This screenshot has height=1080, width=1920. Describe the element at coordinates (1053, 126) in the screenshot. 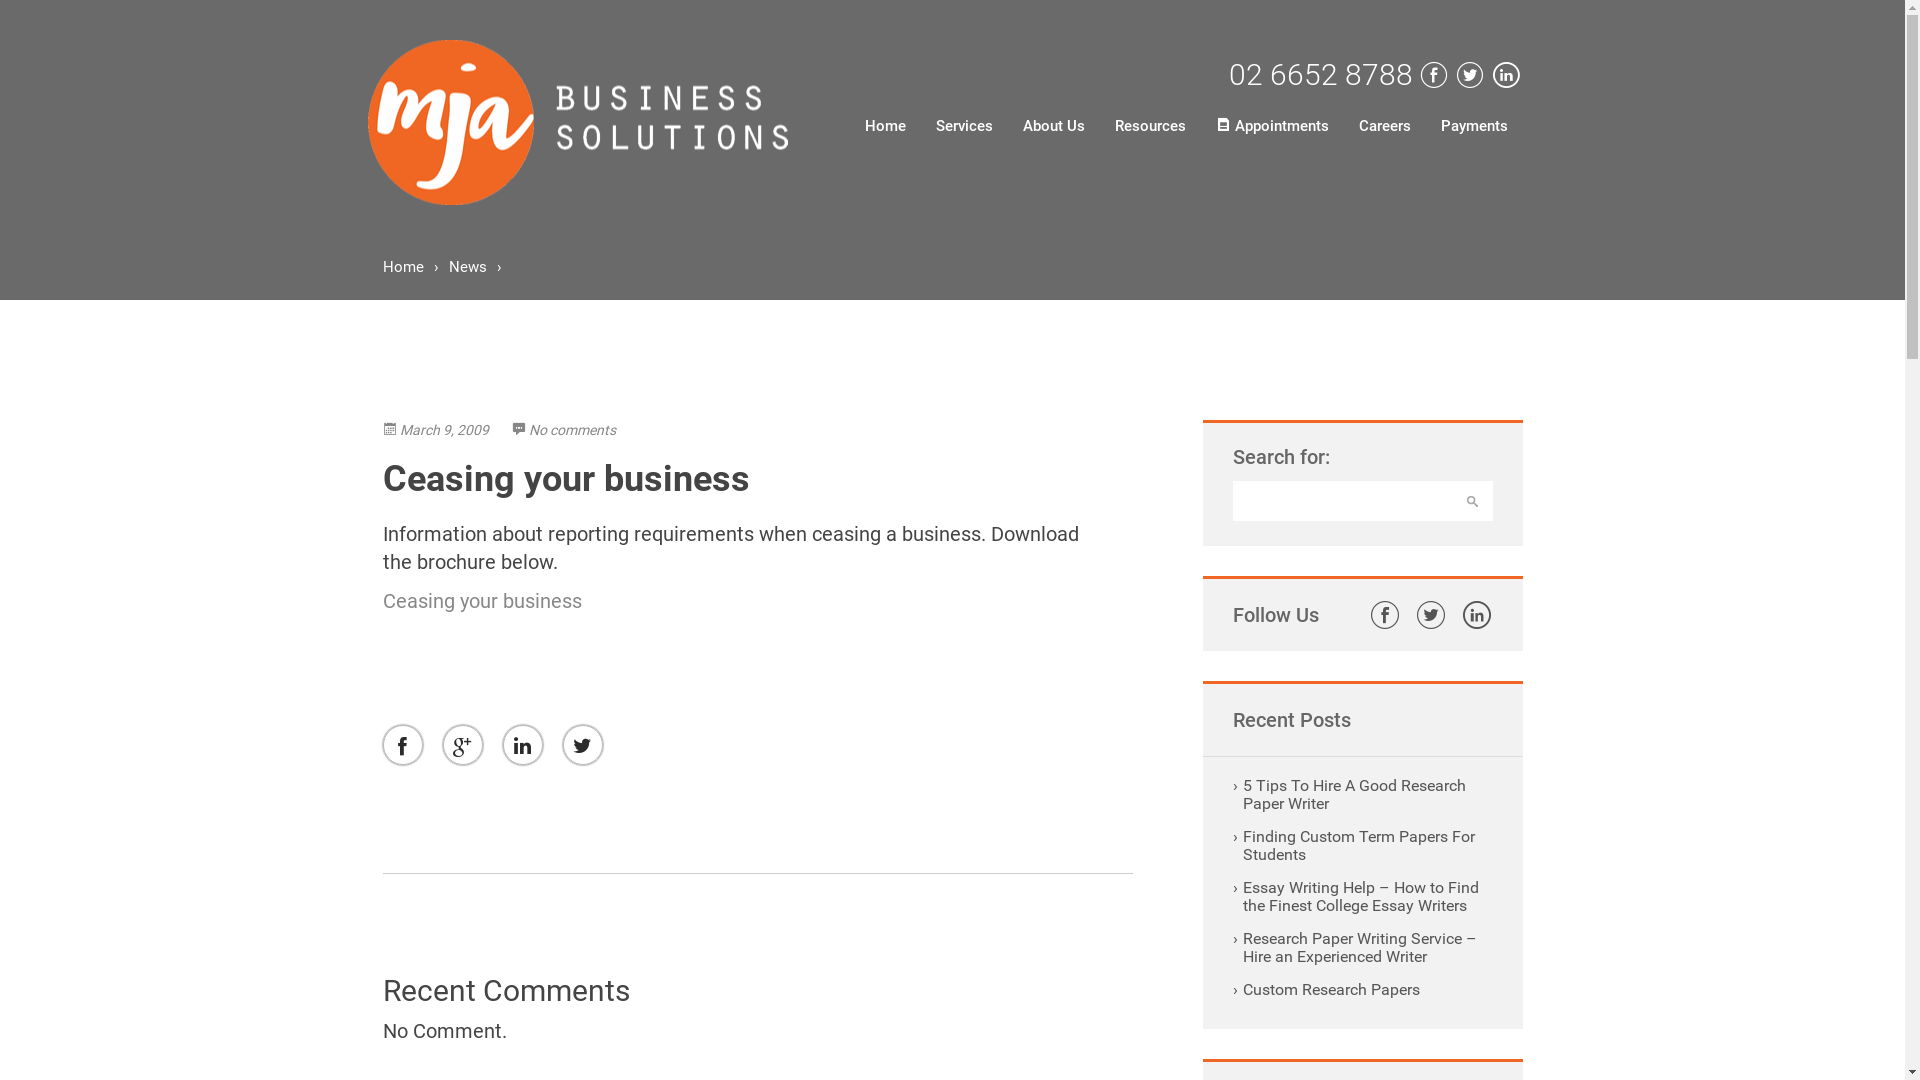

I see `'About Us'` at that location.